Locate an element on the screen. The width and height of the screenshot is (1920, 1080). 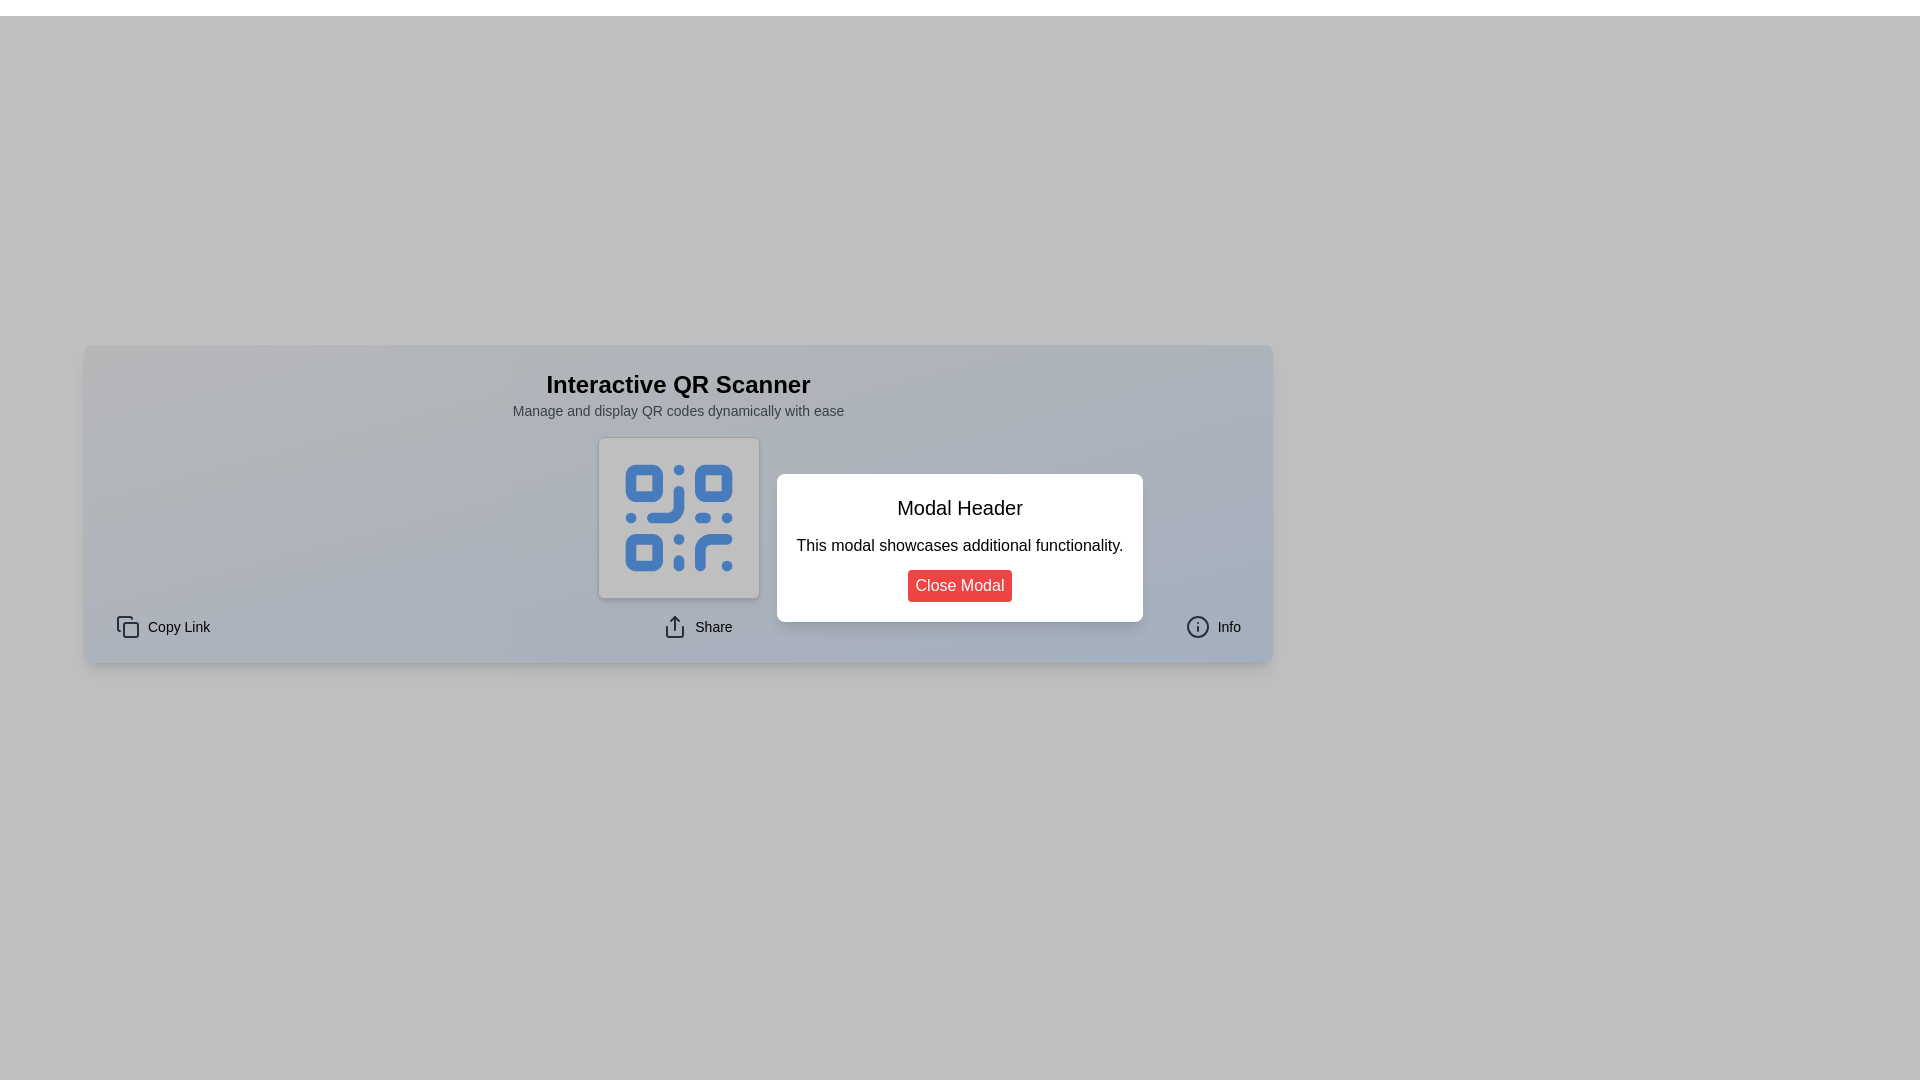
the share icon located within the 'Share' button group, positioned to the left of the 'Share' text label, to initiate a share action is located at coordinates (675, 626).